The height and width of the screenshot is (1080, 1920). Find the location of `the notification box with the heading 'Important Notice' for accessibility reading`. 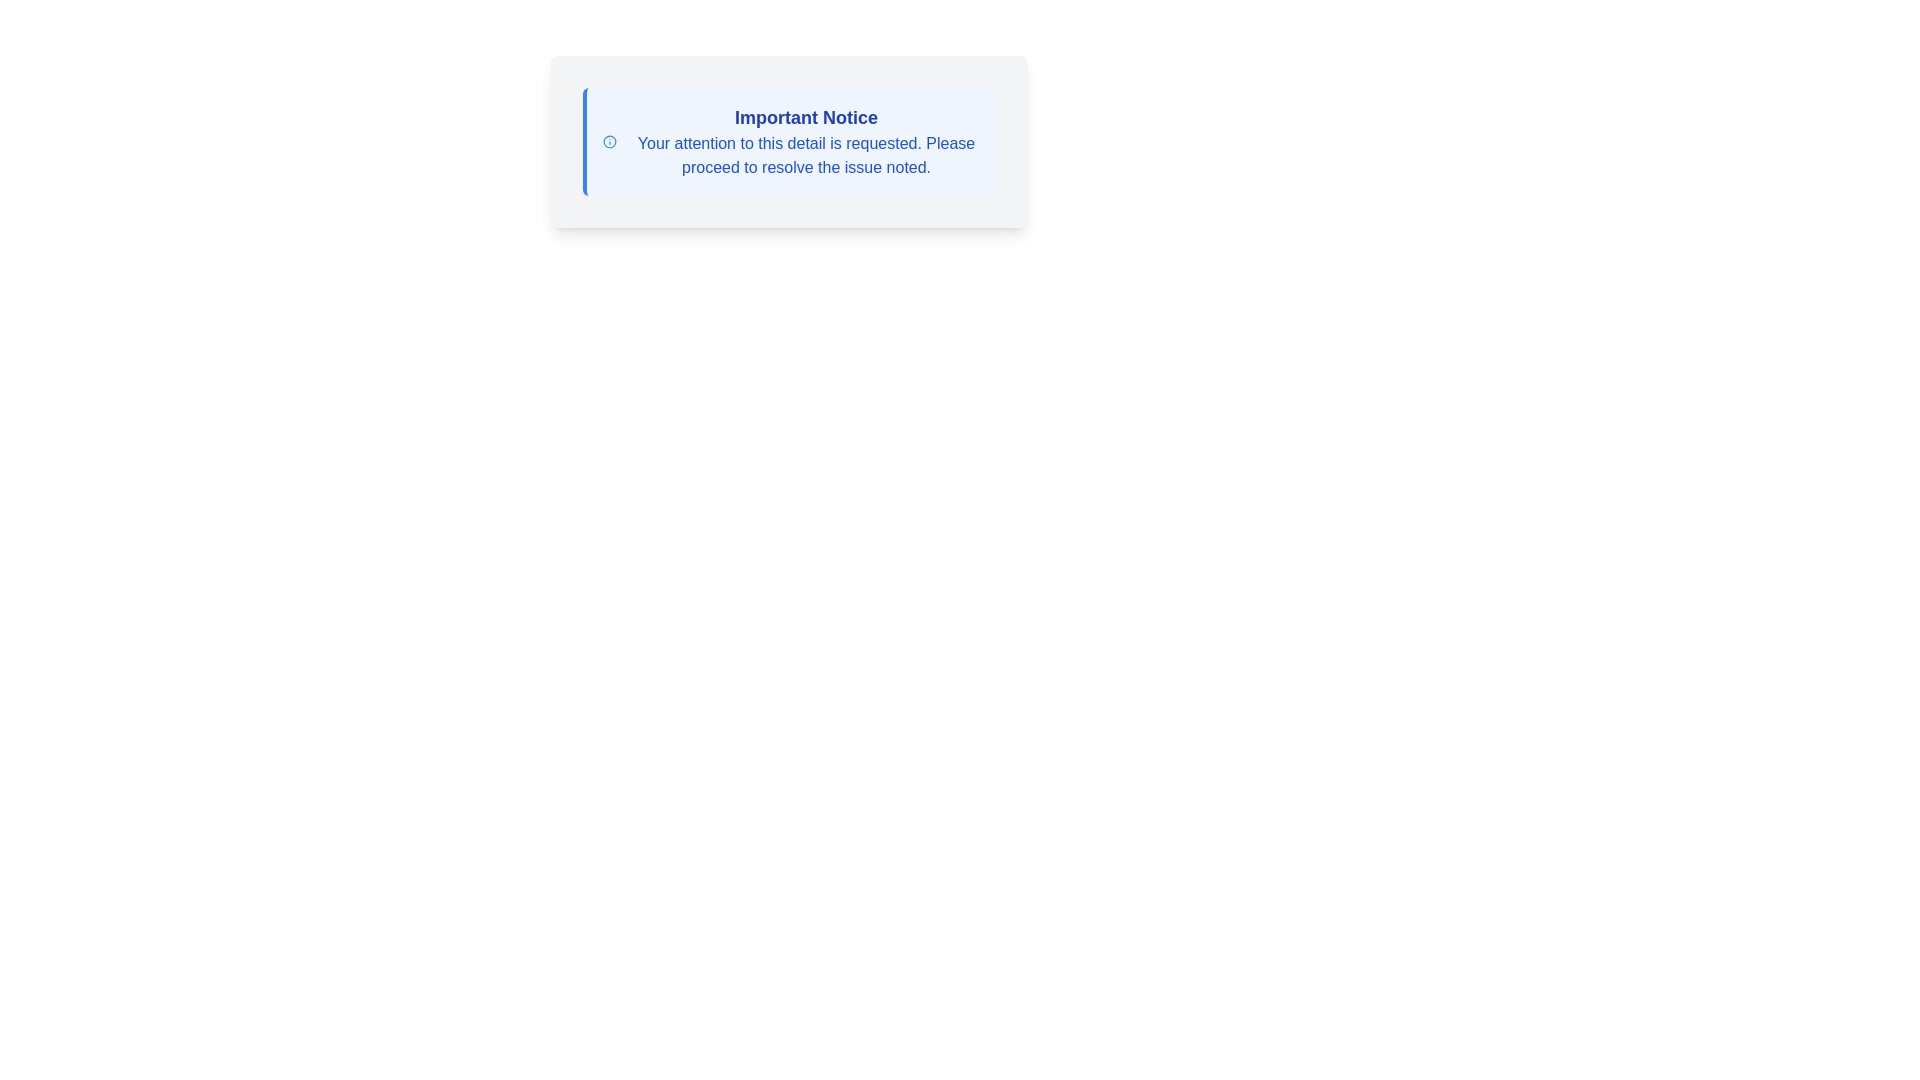

the notification box with the heading 'Important Notice' for accessibility reading is located at coordinates (788, 141).